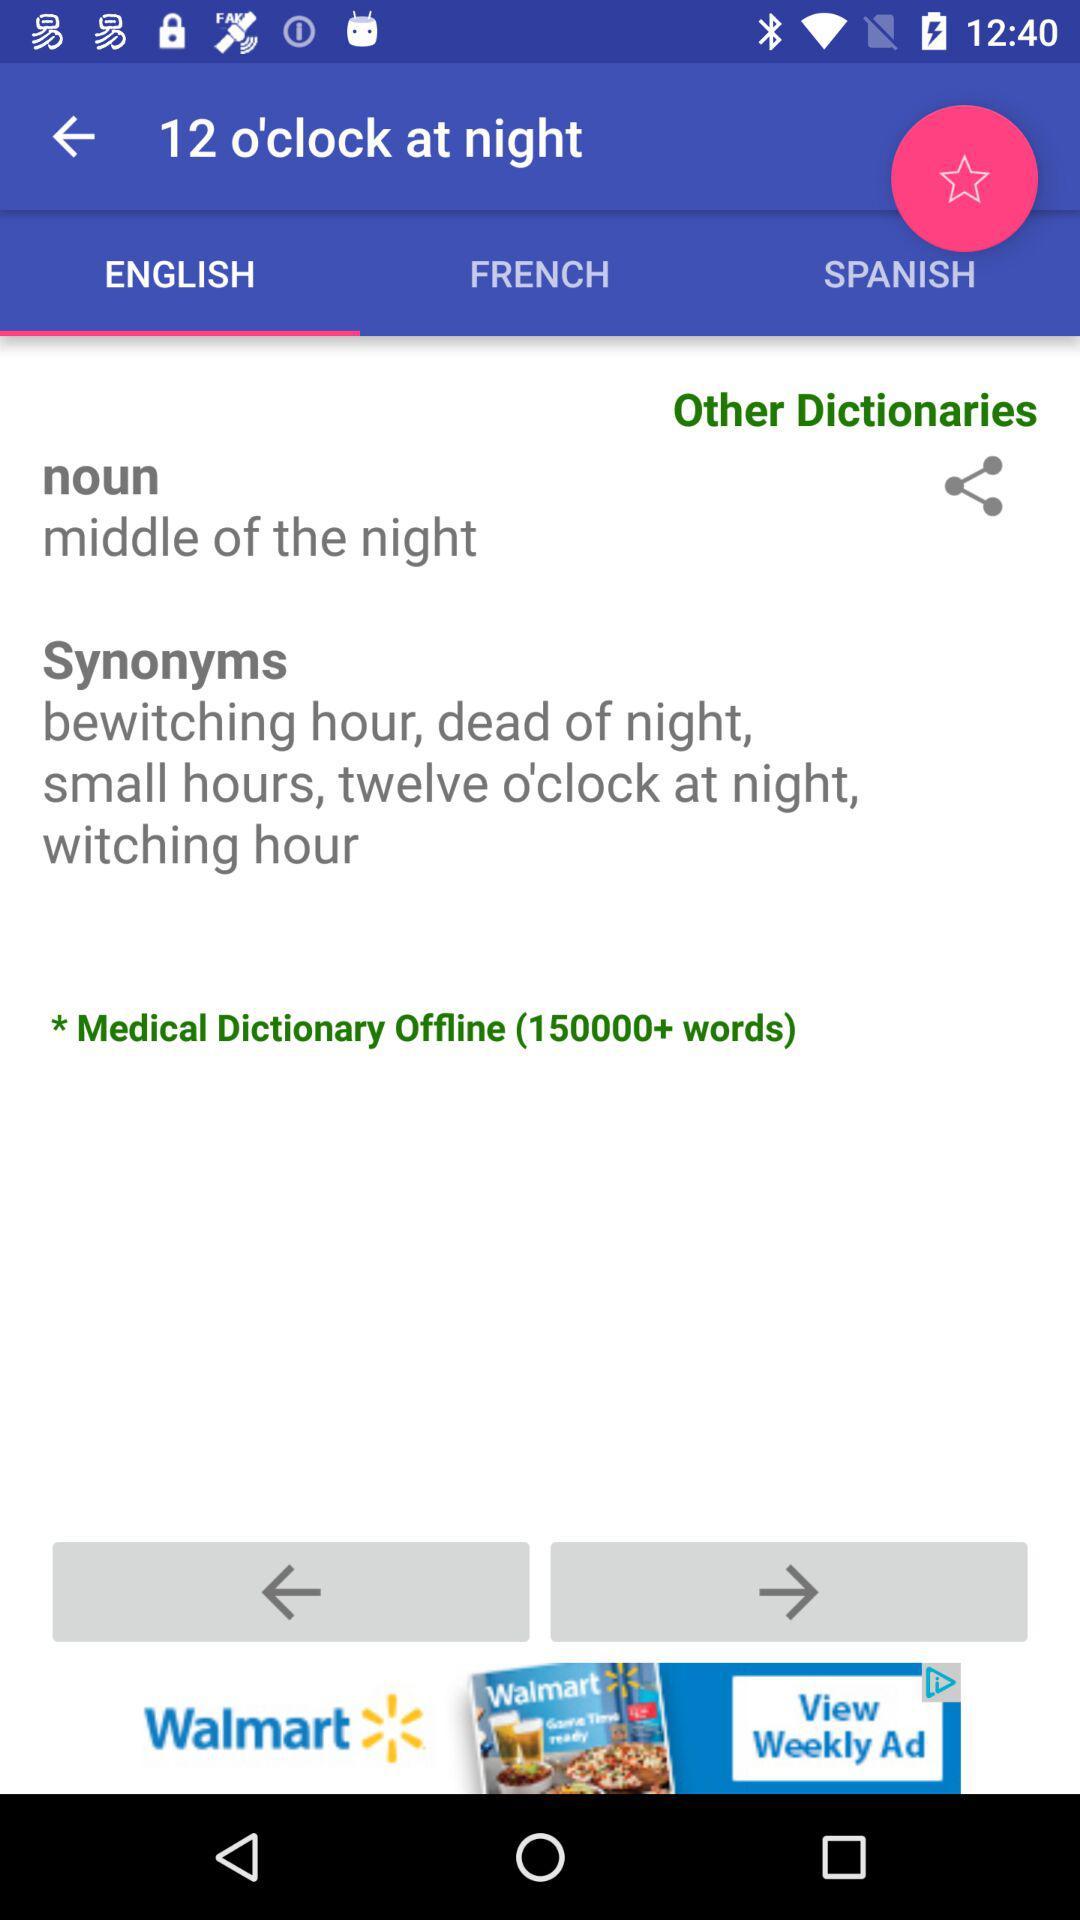 The height and width of the screenshot is (1920, 1080). I want to click on click the add, so click(540, 1727).